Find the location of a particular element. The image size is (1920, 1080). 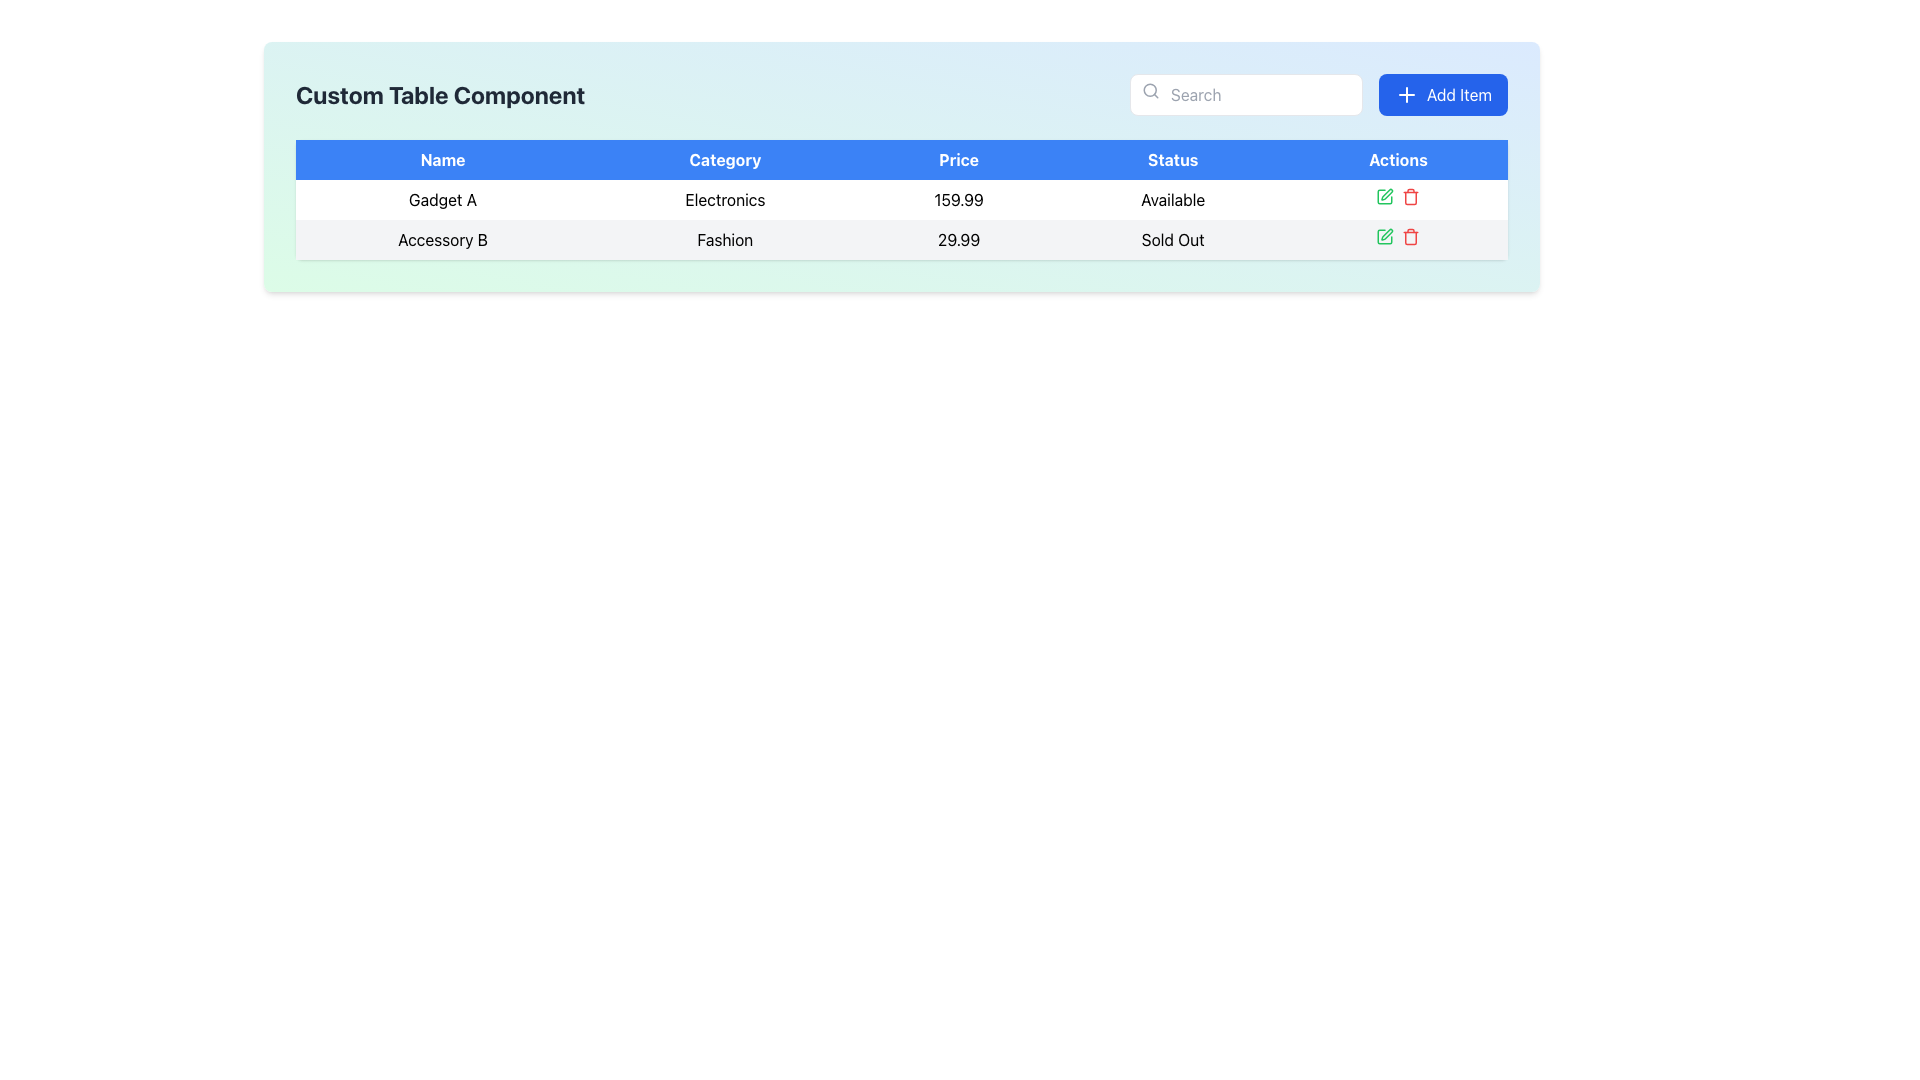

the green edit icon button located in the second row of the 'Actions' column in the table is located at coordinates (1384, 196).